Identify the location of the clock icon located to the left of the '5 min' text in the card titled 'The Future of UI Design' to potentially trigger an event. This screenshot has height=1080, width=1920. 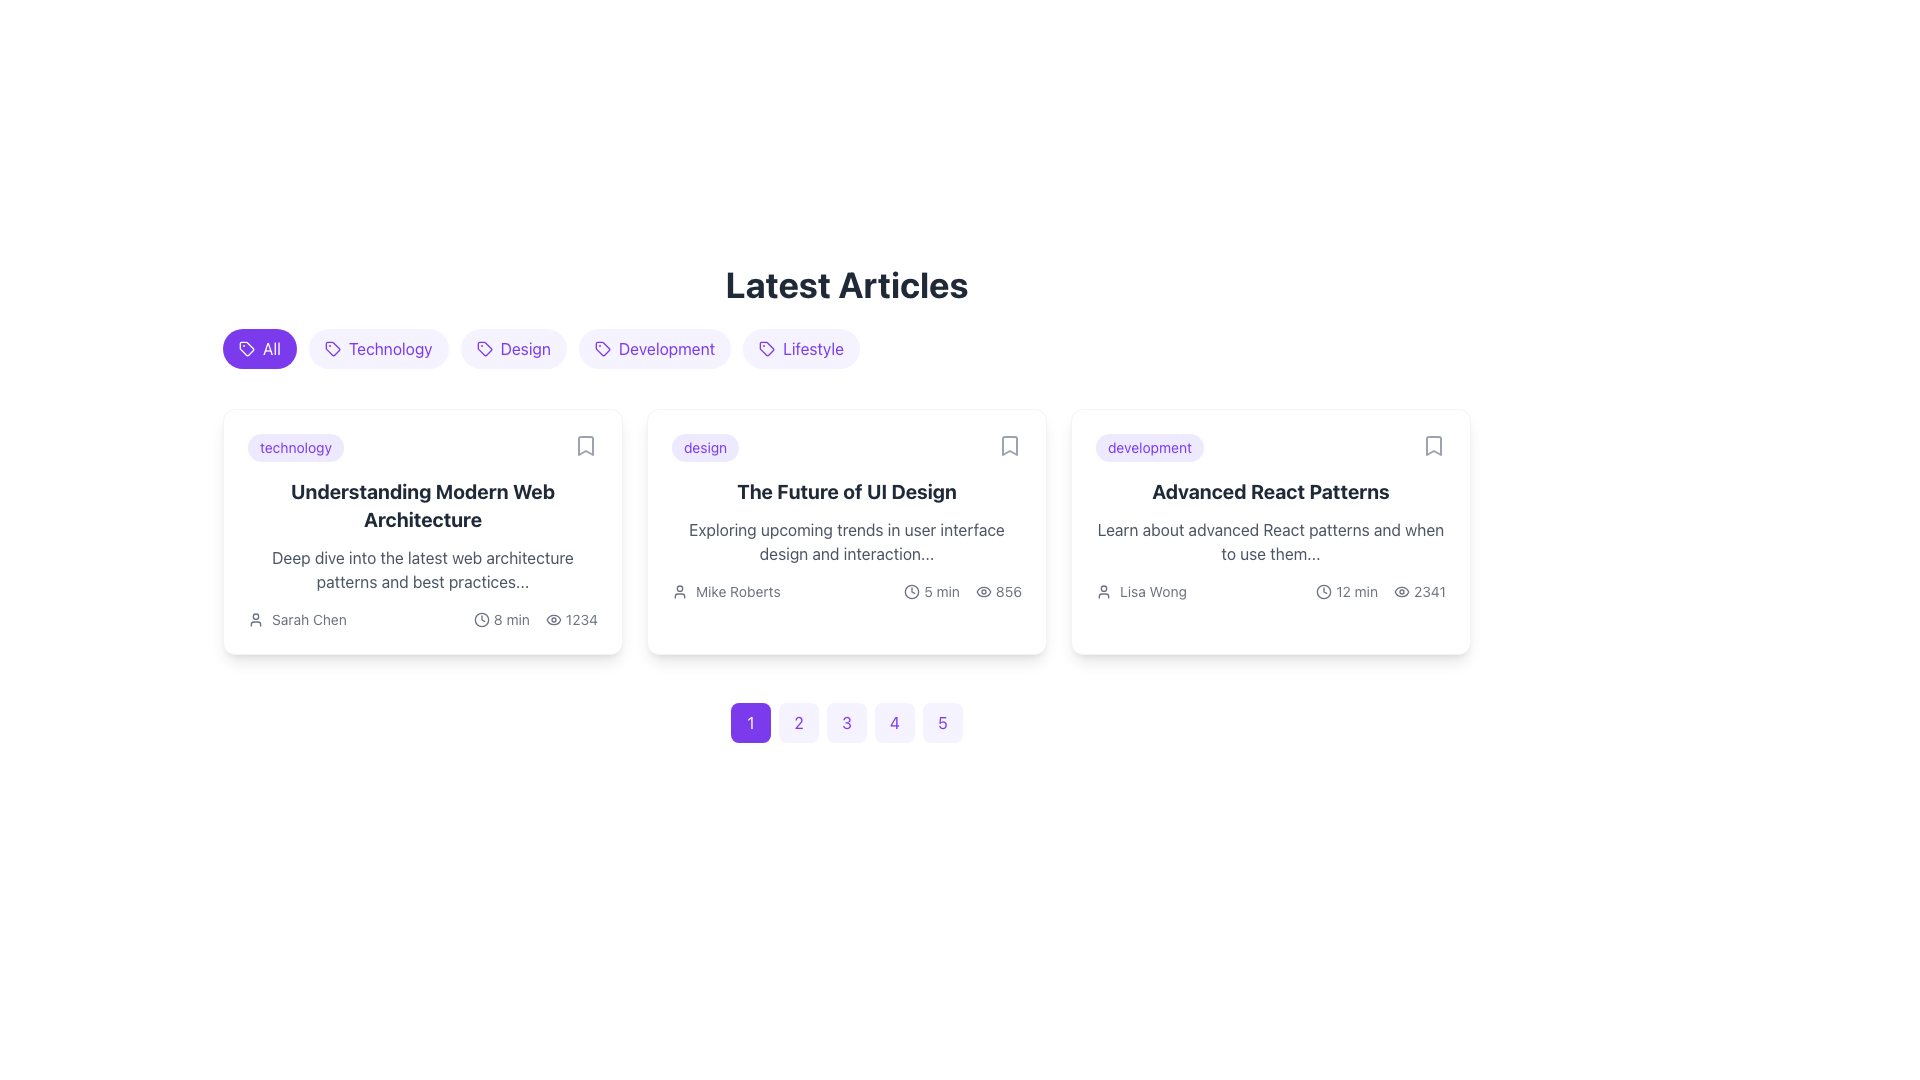
(911, 590).